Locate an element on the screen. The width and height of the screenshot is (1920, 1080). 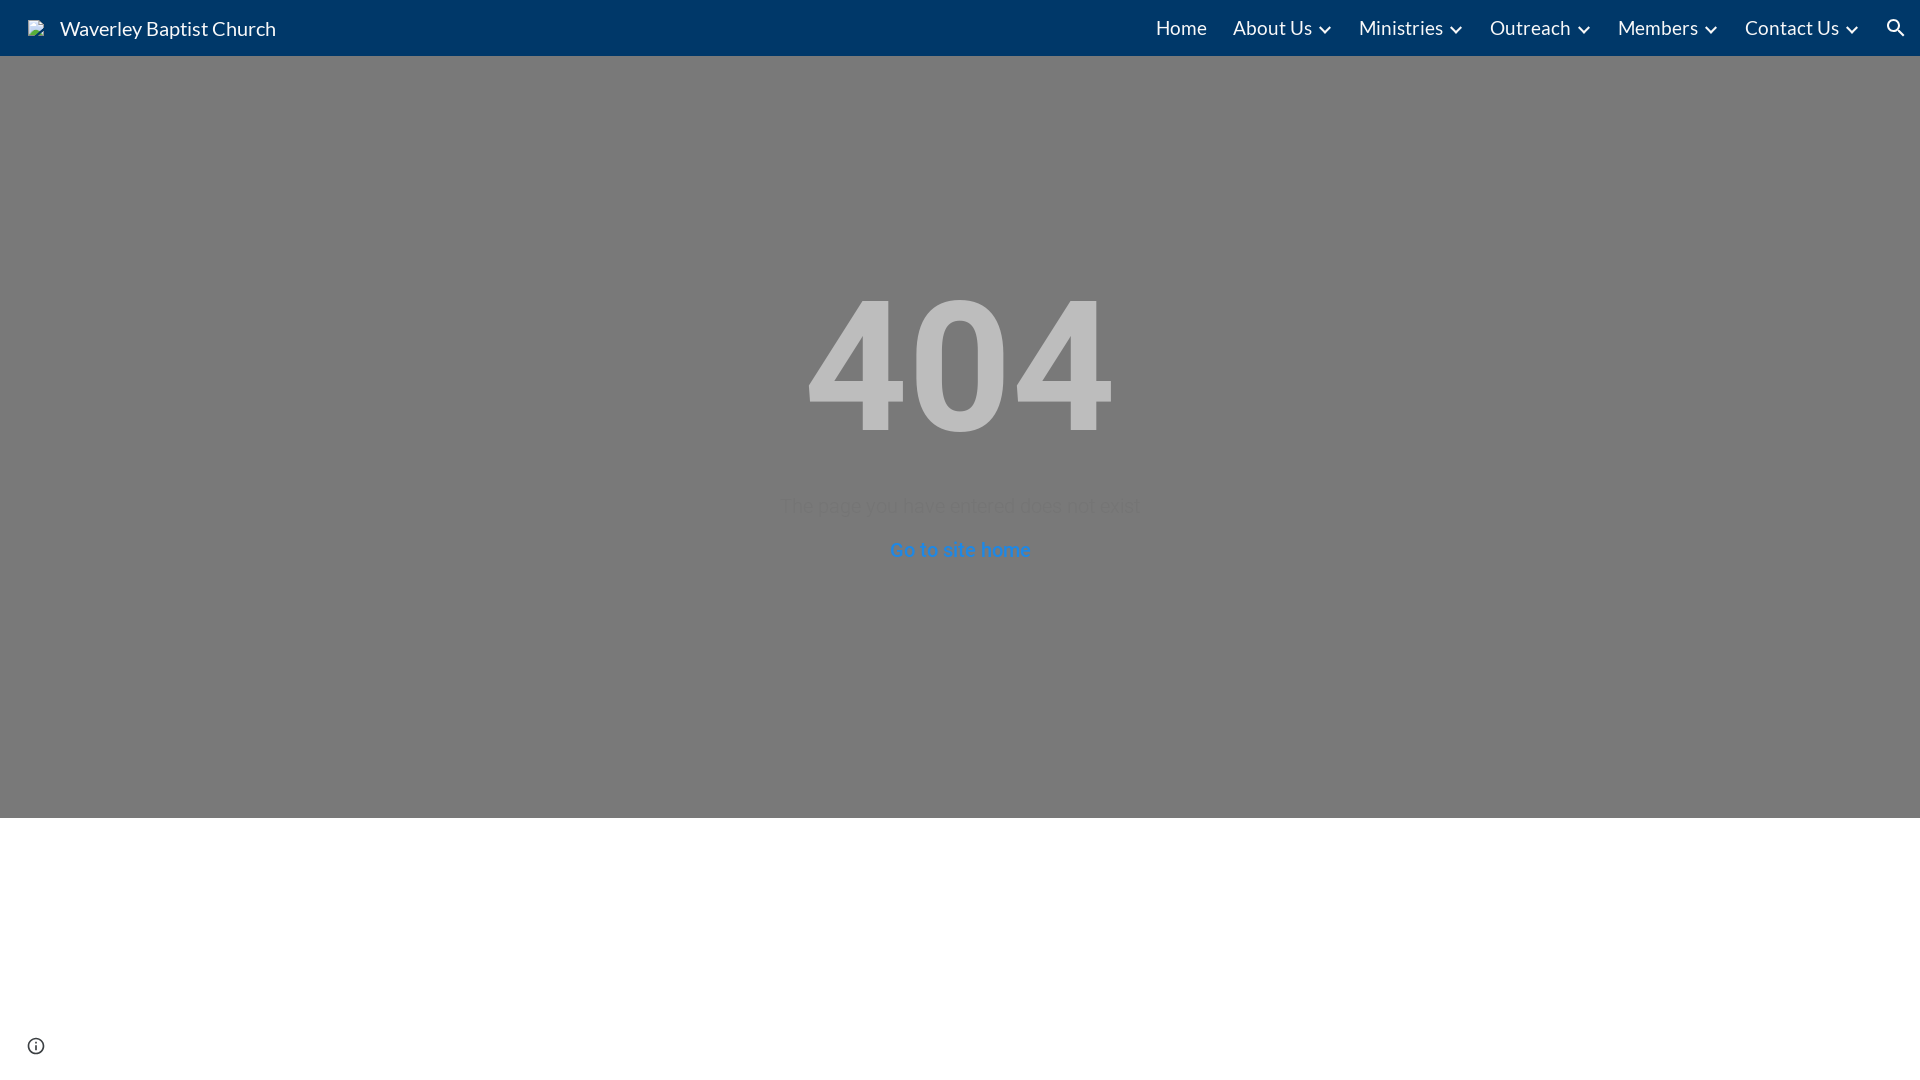
'Outreach' is located at coordinates (1529, 27).